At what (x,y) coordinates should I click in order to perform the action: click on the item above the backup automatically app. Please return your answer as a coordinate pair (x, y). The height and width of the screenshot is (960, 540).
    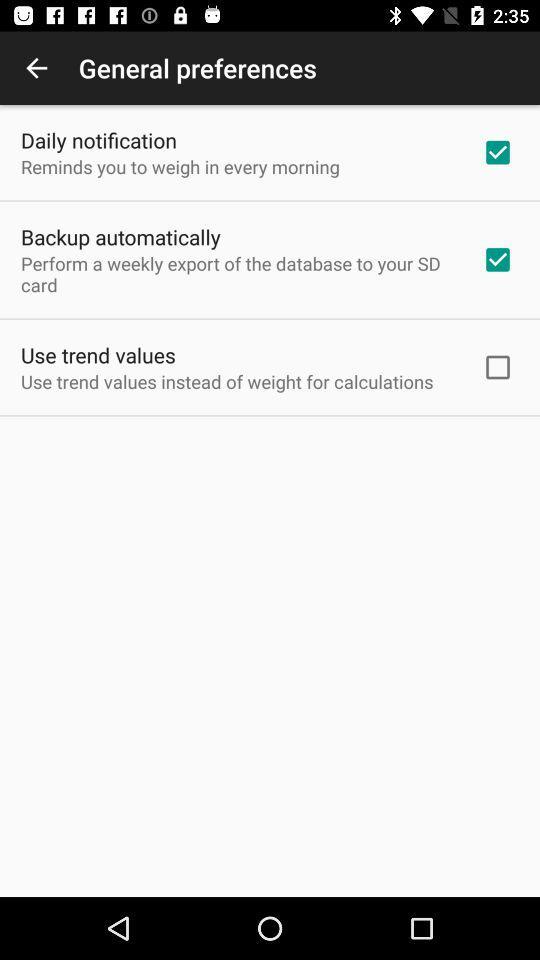
    Looking at the image, I should click on (180, 165).